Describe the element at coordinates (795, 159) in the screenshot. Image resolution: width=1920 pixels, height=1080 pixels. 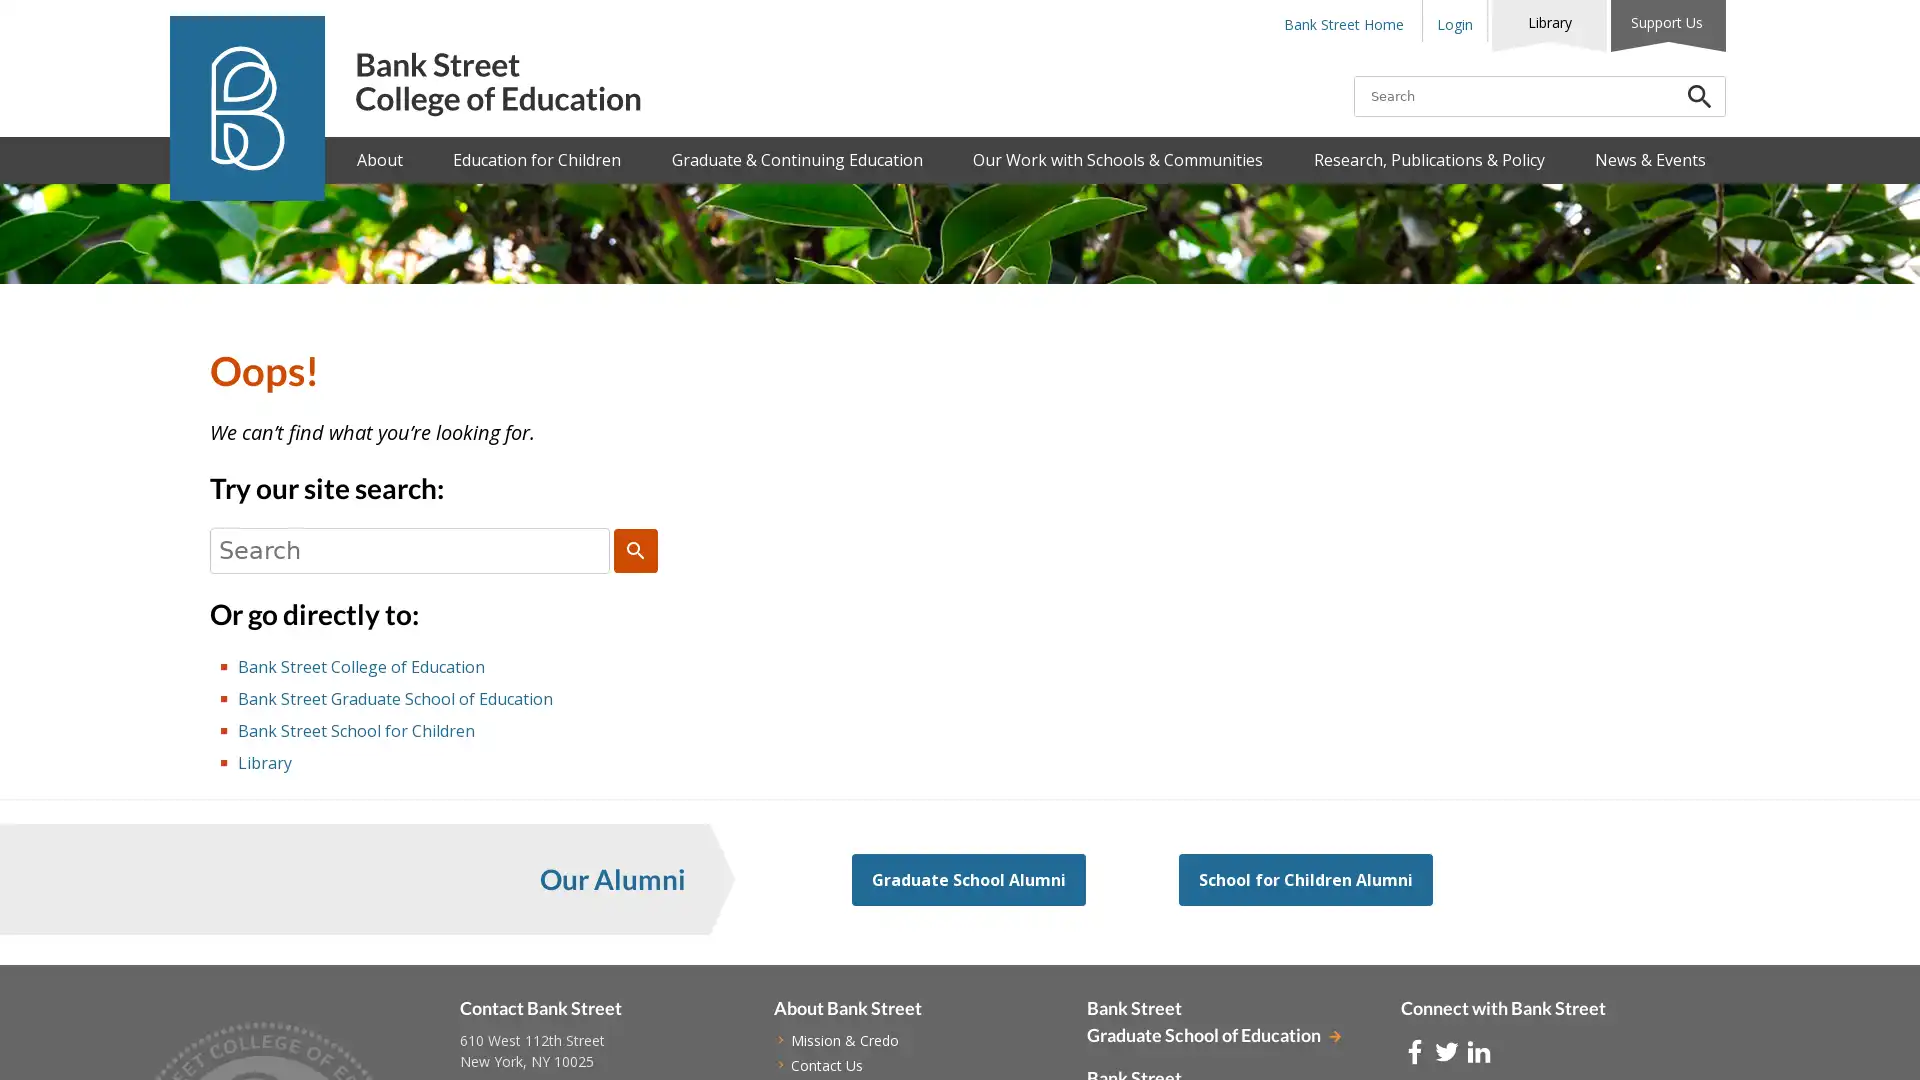
I see `Graduate & Continuing Education` at that location.